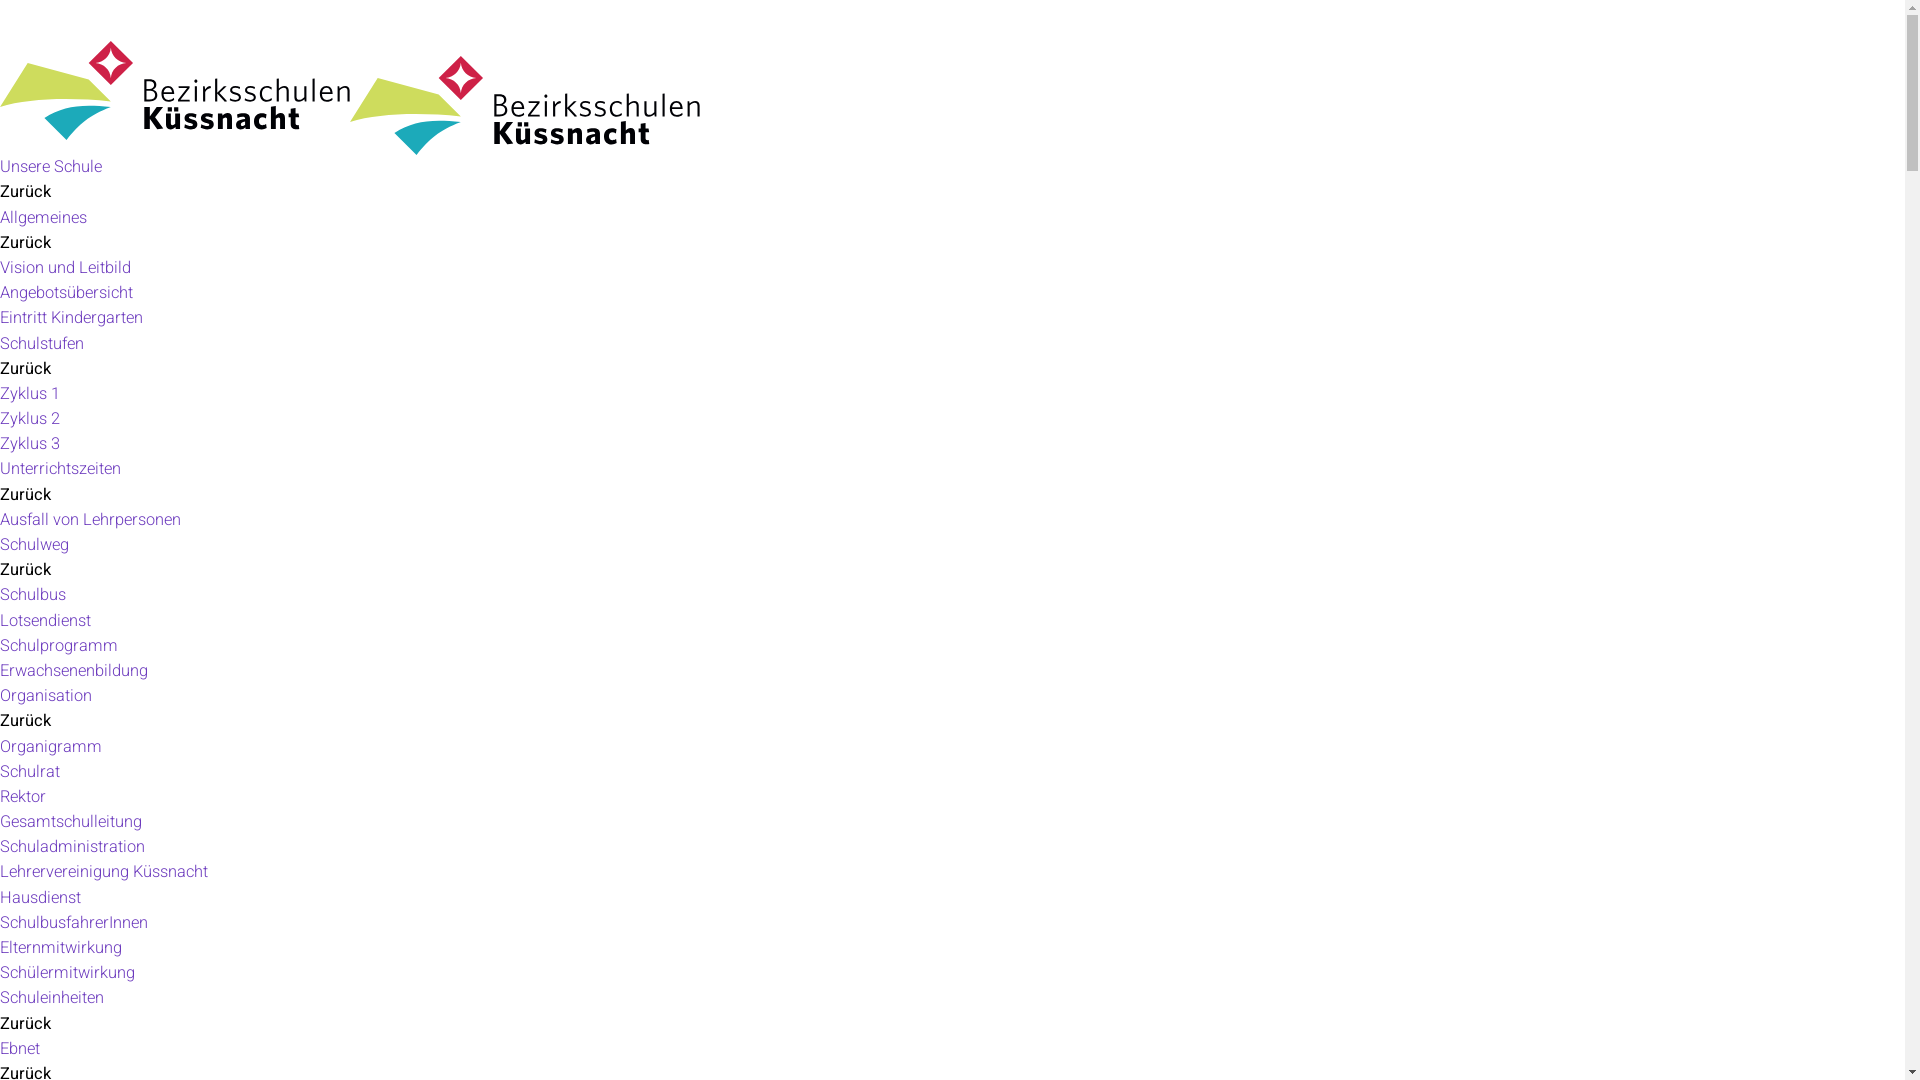 This screenshot has height=1080, width=1920. What do you see at coordinates (29, 442) in the screenshot?
I see `'Zyklus 3'` at bounding box center [29, 442].